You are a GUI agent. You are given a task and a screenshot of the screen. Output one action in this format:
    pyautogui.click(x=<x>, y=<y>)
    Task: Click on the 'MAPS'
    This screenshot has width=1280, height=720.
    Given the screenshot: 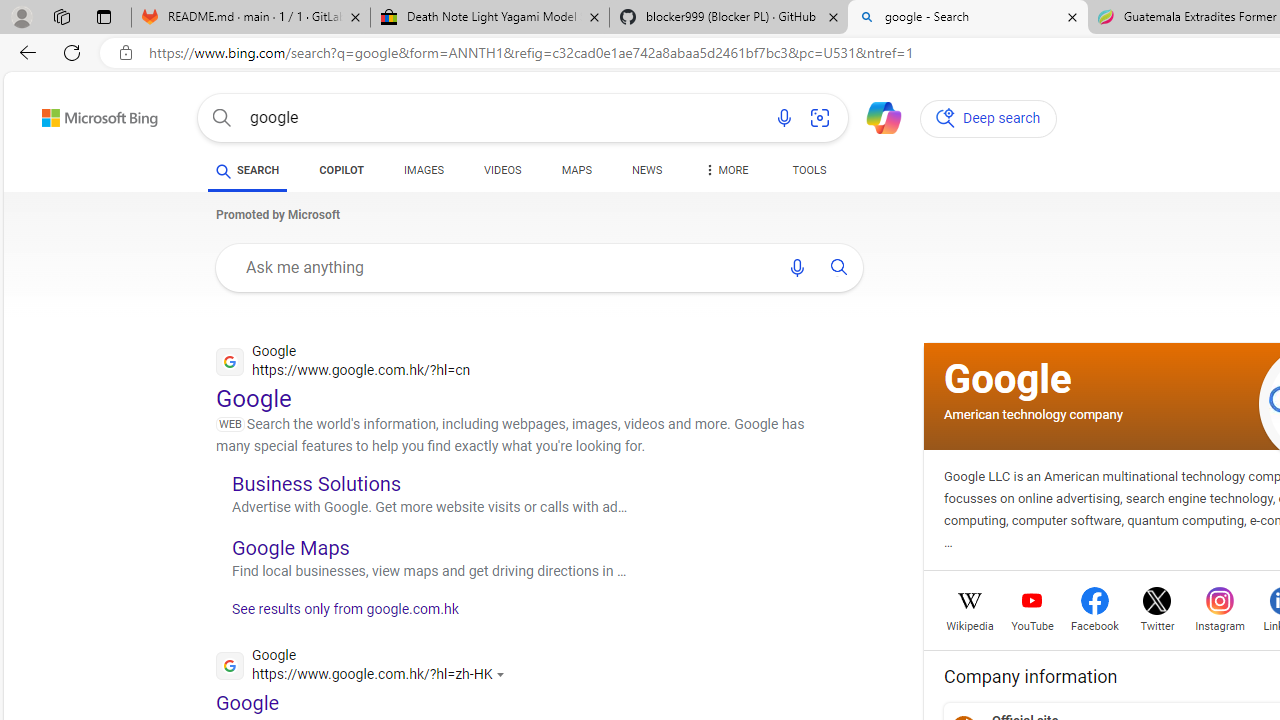 What is the action you would take?
    pyautogui.click(x=575, y=172)
    